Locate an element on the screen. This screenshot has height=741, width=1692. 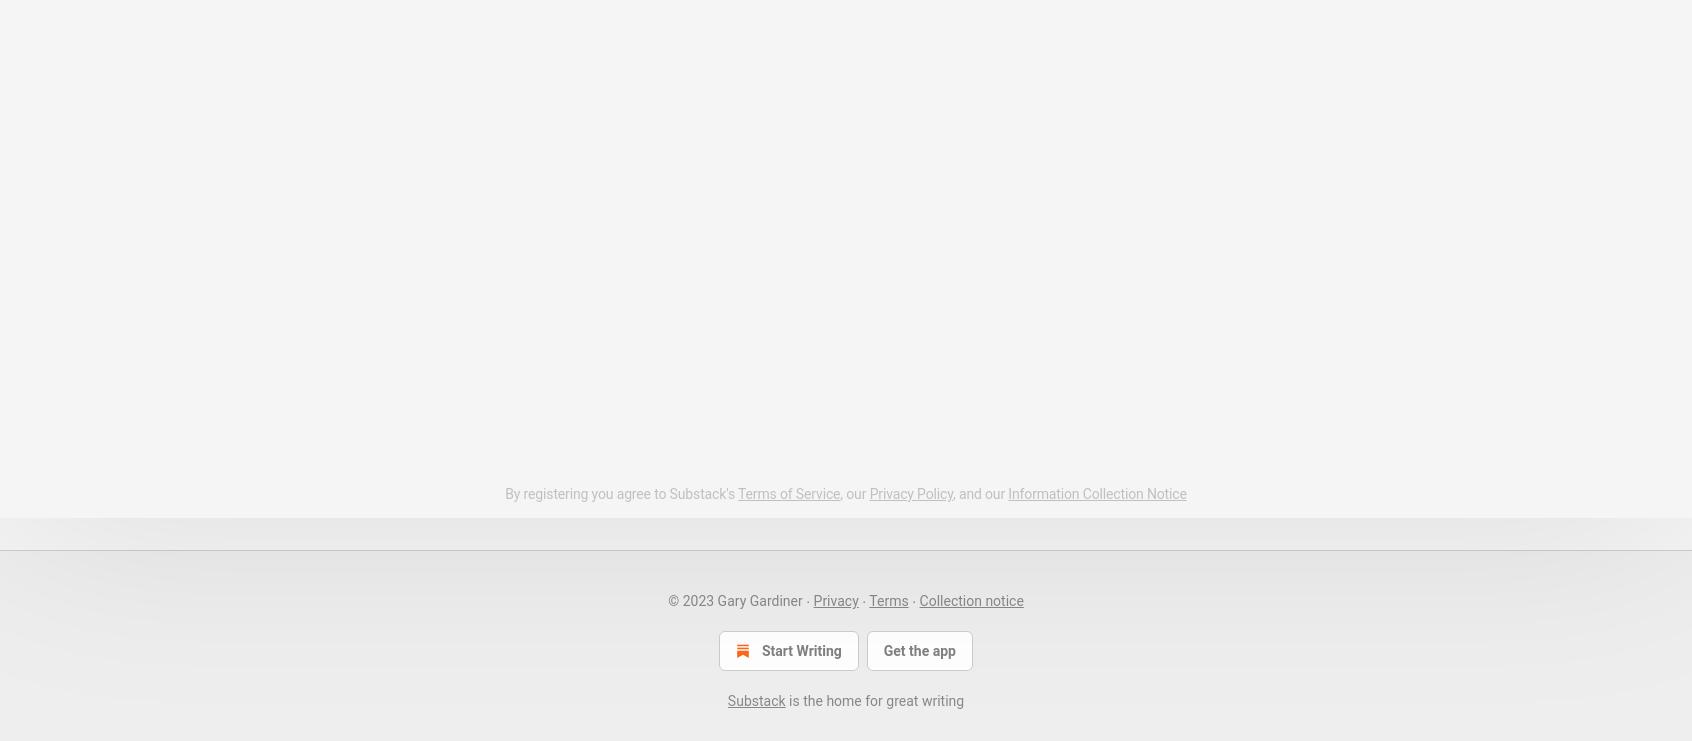
'2023' is located at coordinates (697, 598).